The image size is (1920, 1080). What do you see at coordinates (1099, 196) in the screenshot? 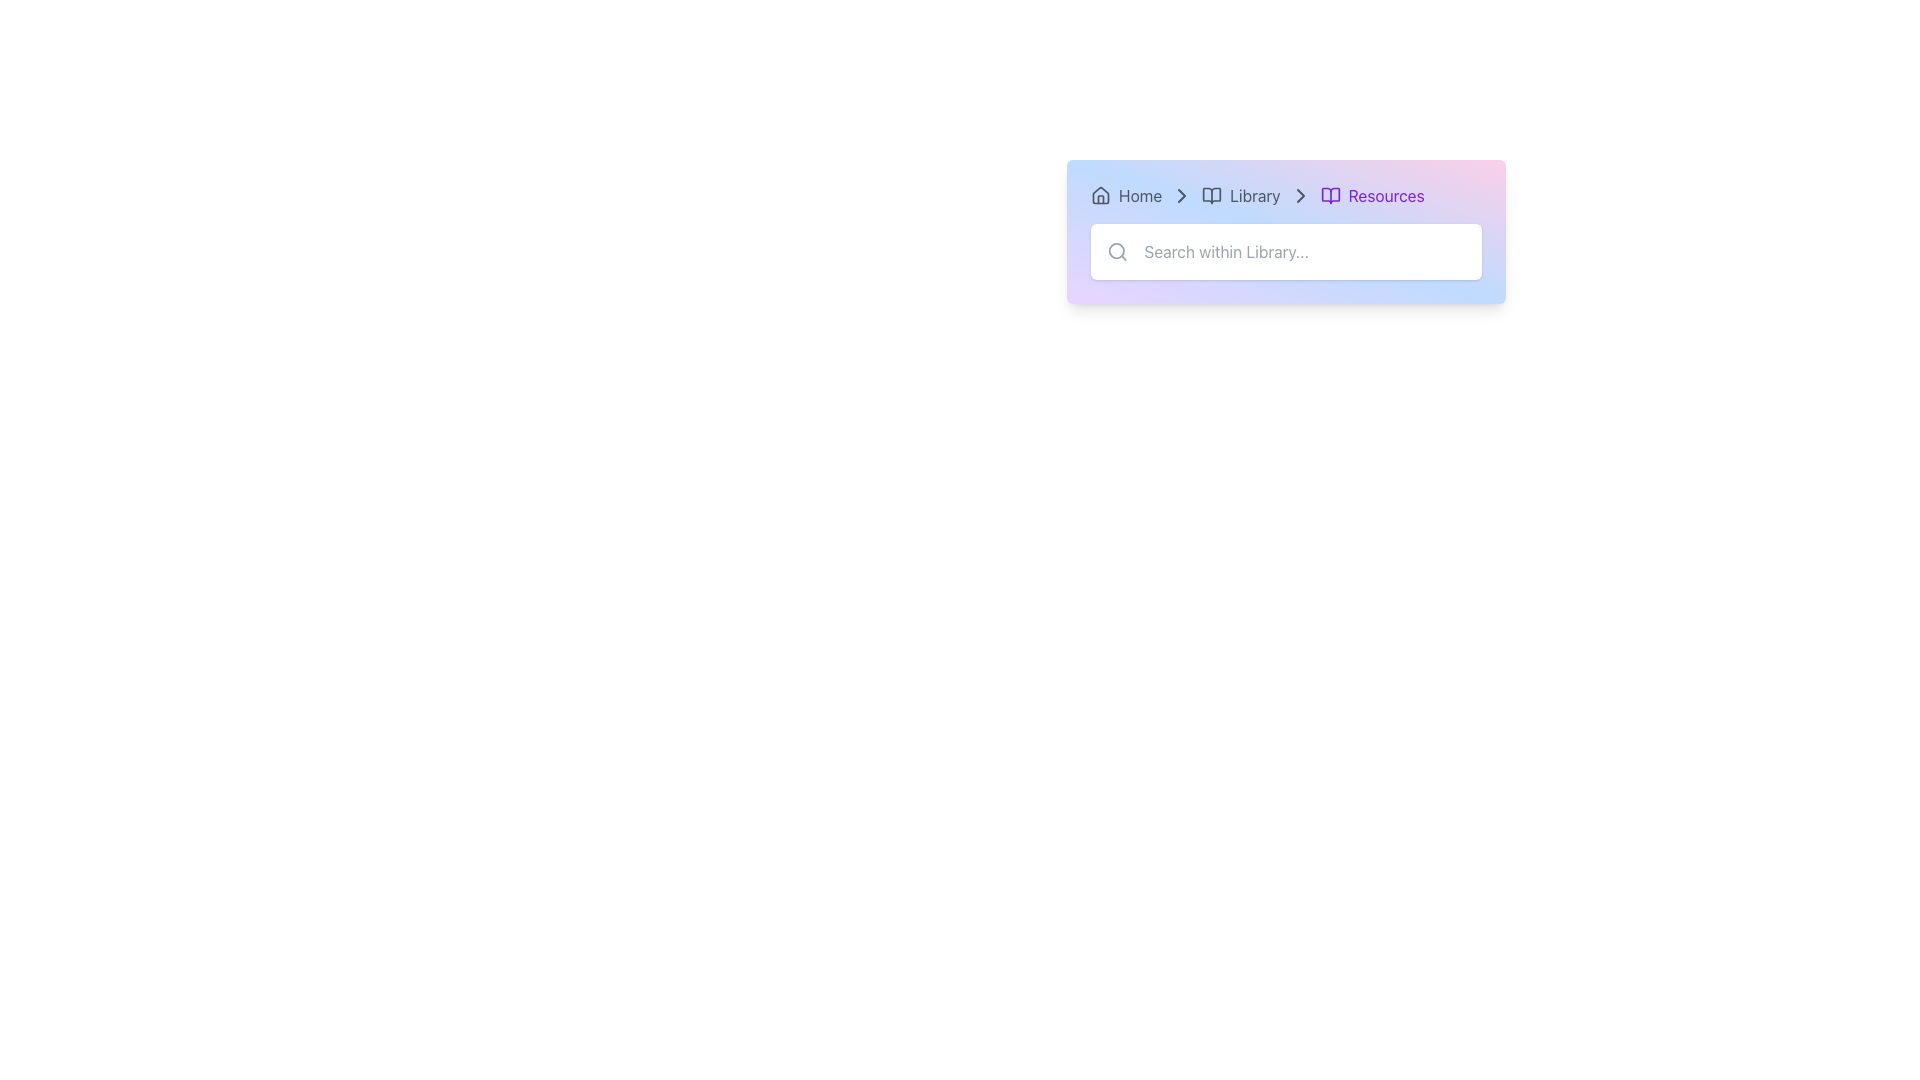
I see `the house-shaped icon located at the far left of the horizontal navigation bar` at bounding box center [1099, 196].